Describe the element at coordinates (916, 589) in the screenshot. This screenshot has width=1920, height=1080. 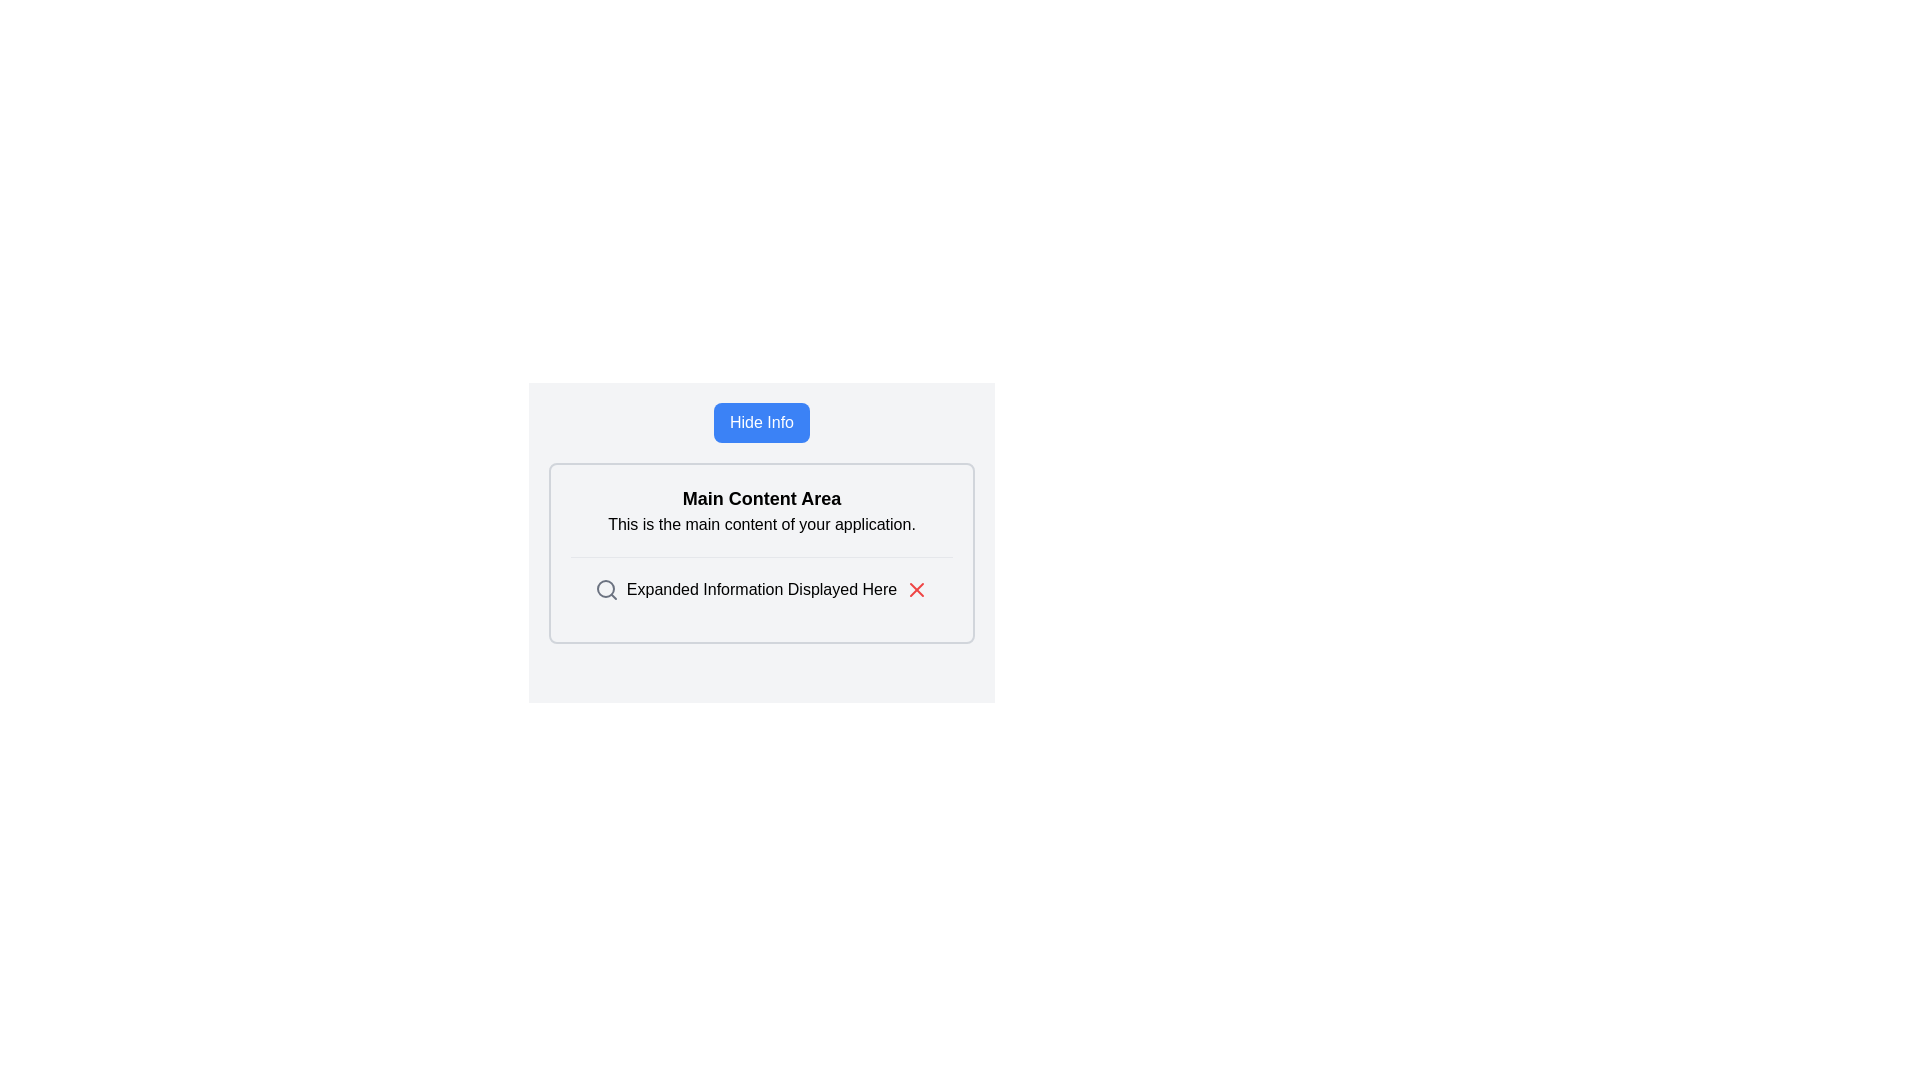
I see `the close icon located to the right of the text 'Expanded Information Displayed Here'` at that location.